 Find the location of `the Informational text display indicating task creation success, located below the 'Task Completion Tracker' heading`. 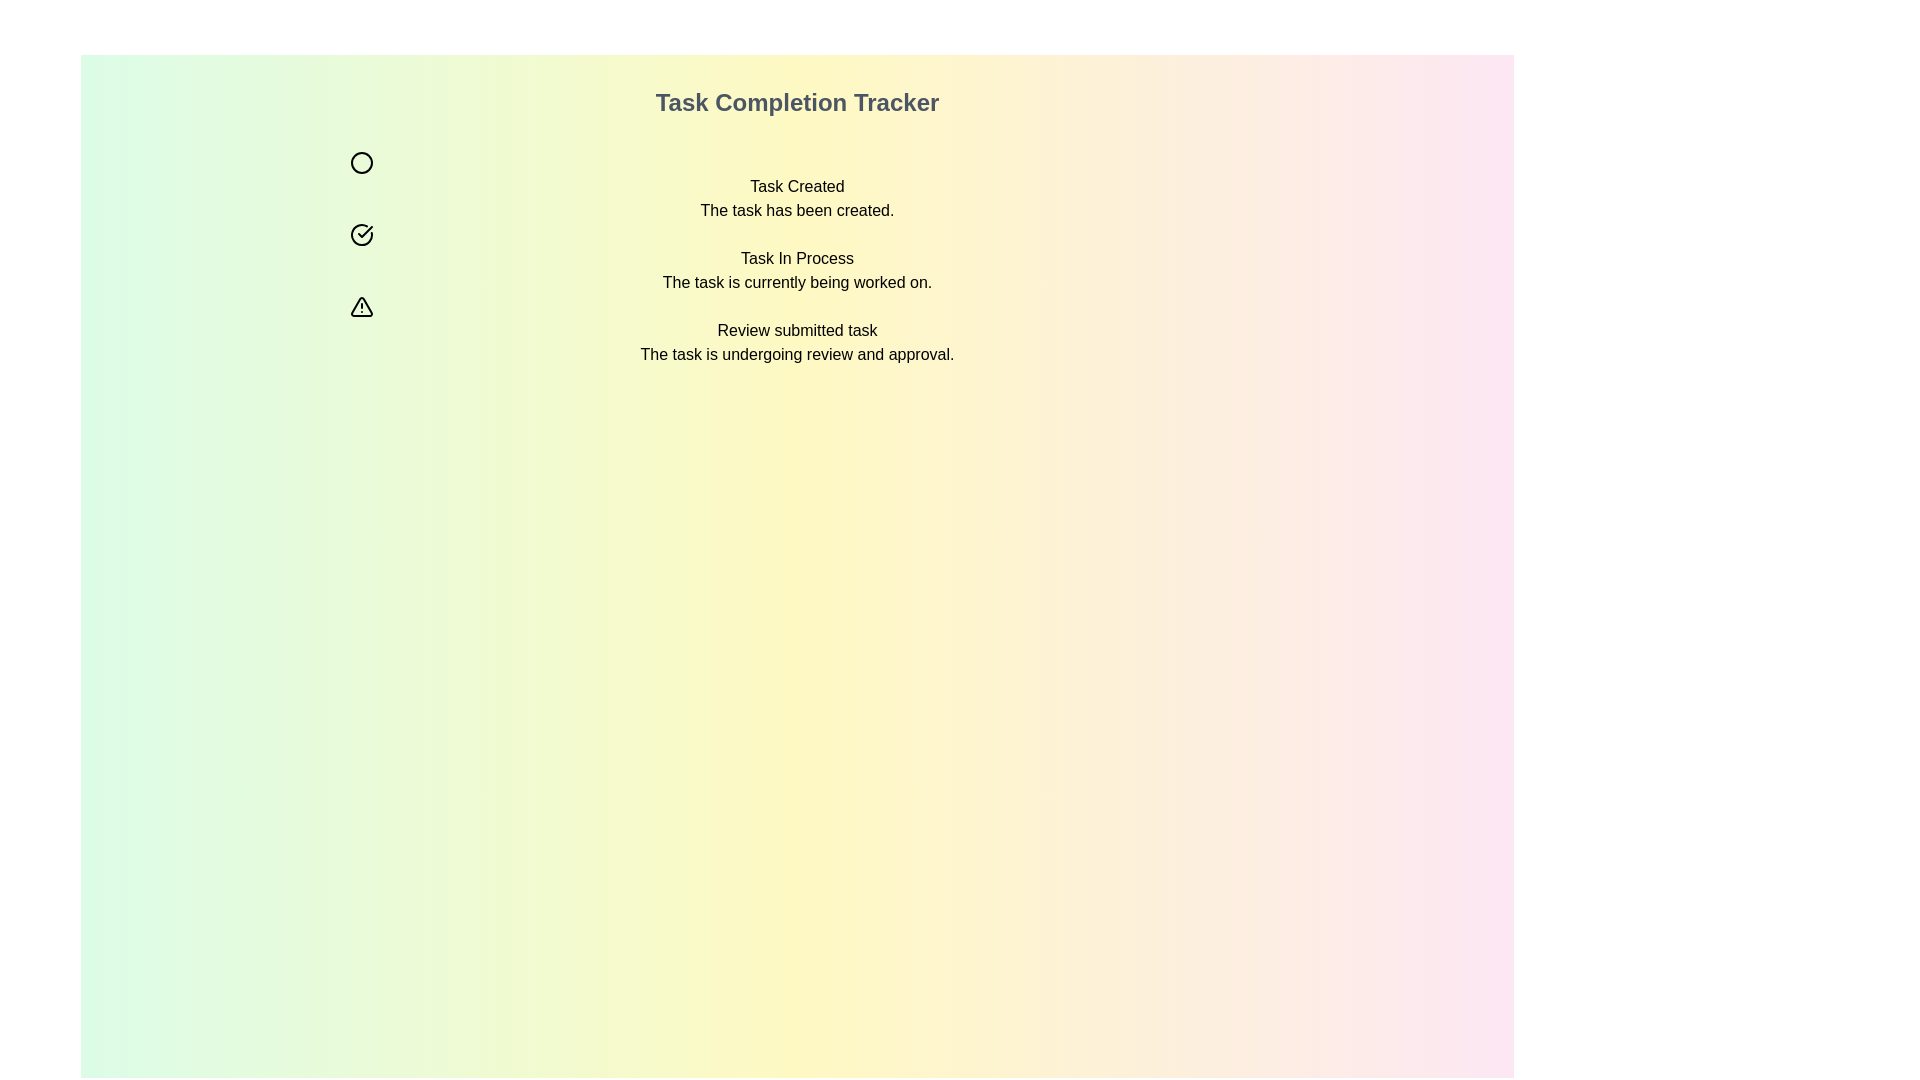

the Informational text display indicating task creation success, located below the 'Task Completion Tracker' heading is located at coordinates (796, 199).